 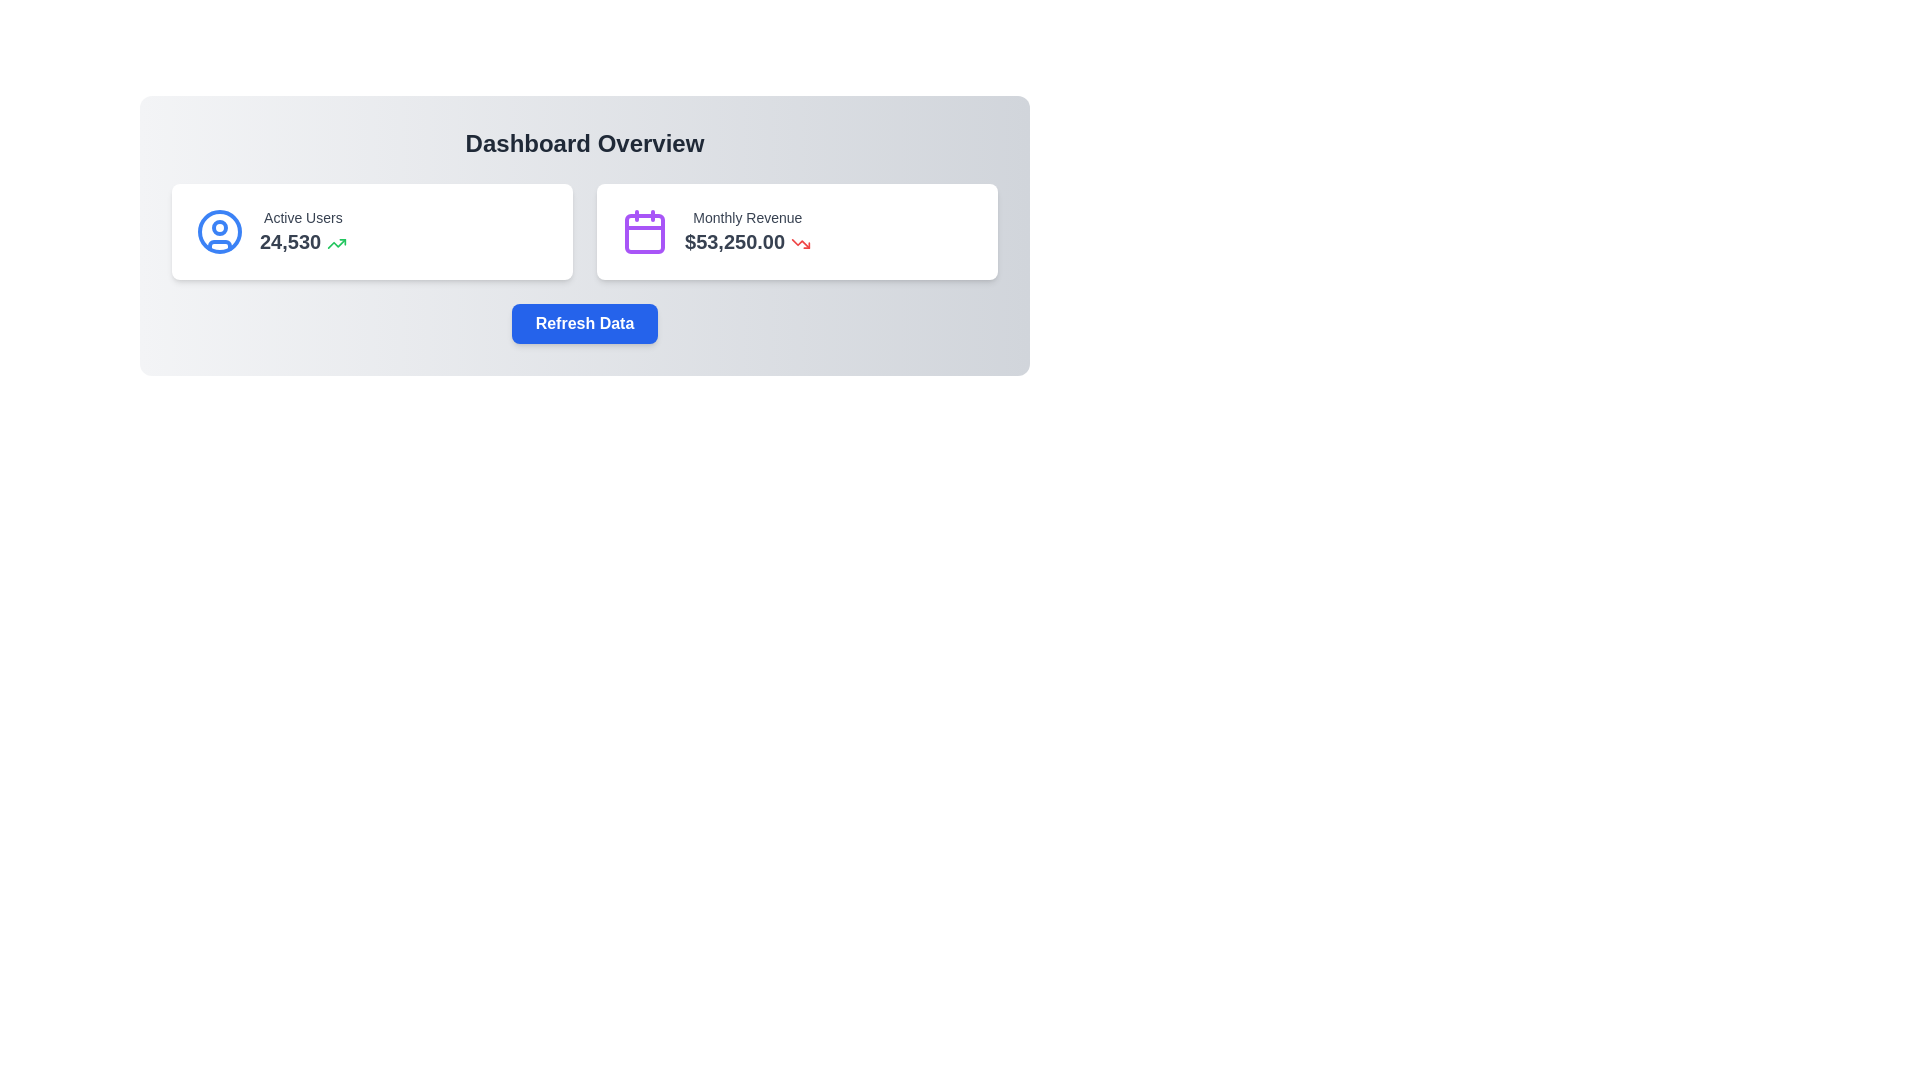 What do you see at coordinates (584, 323) in the screenshot?
I see `the refresh button located centrally beneath the 'Active Users' and 'Monthly Revenue' data cards in the 'Dashboard Overview' to refresh the displayed data` at bounding box center [584, 323].